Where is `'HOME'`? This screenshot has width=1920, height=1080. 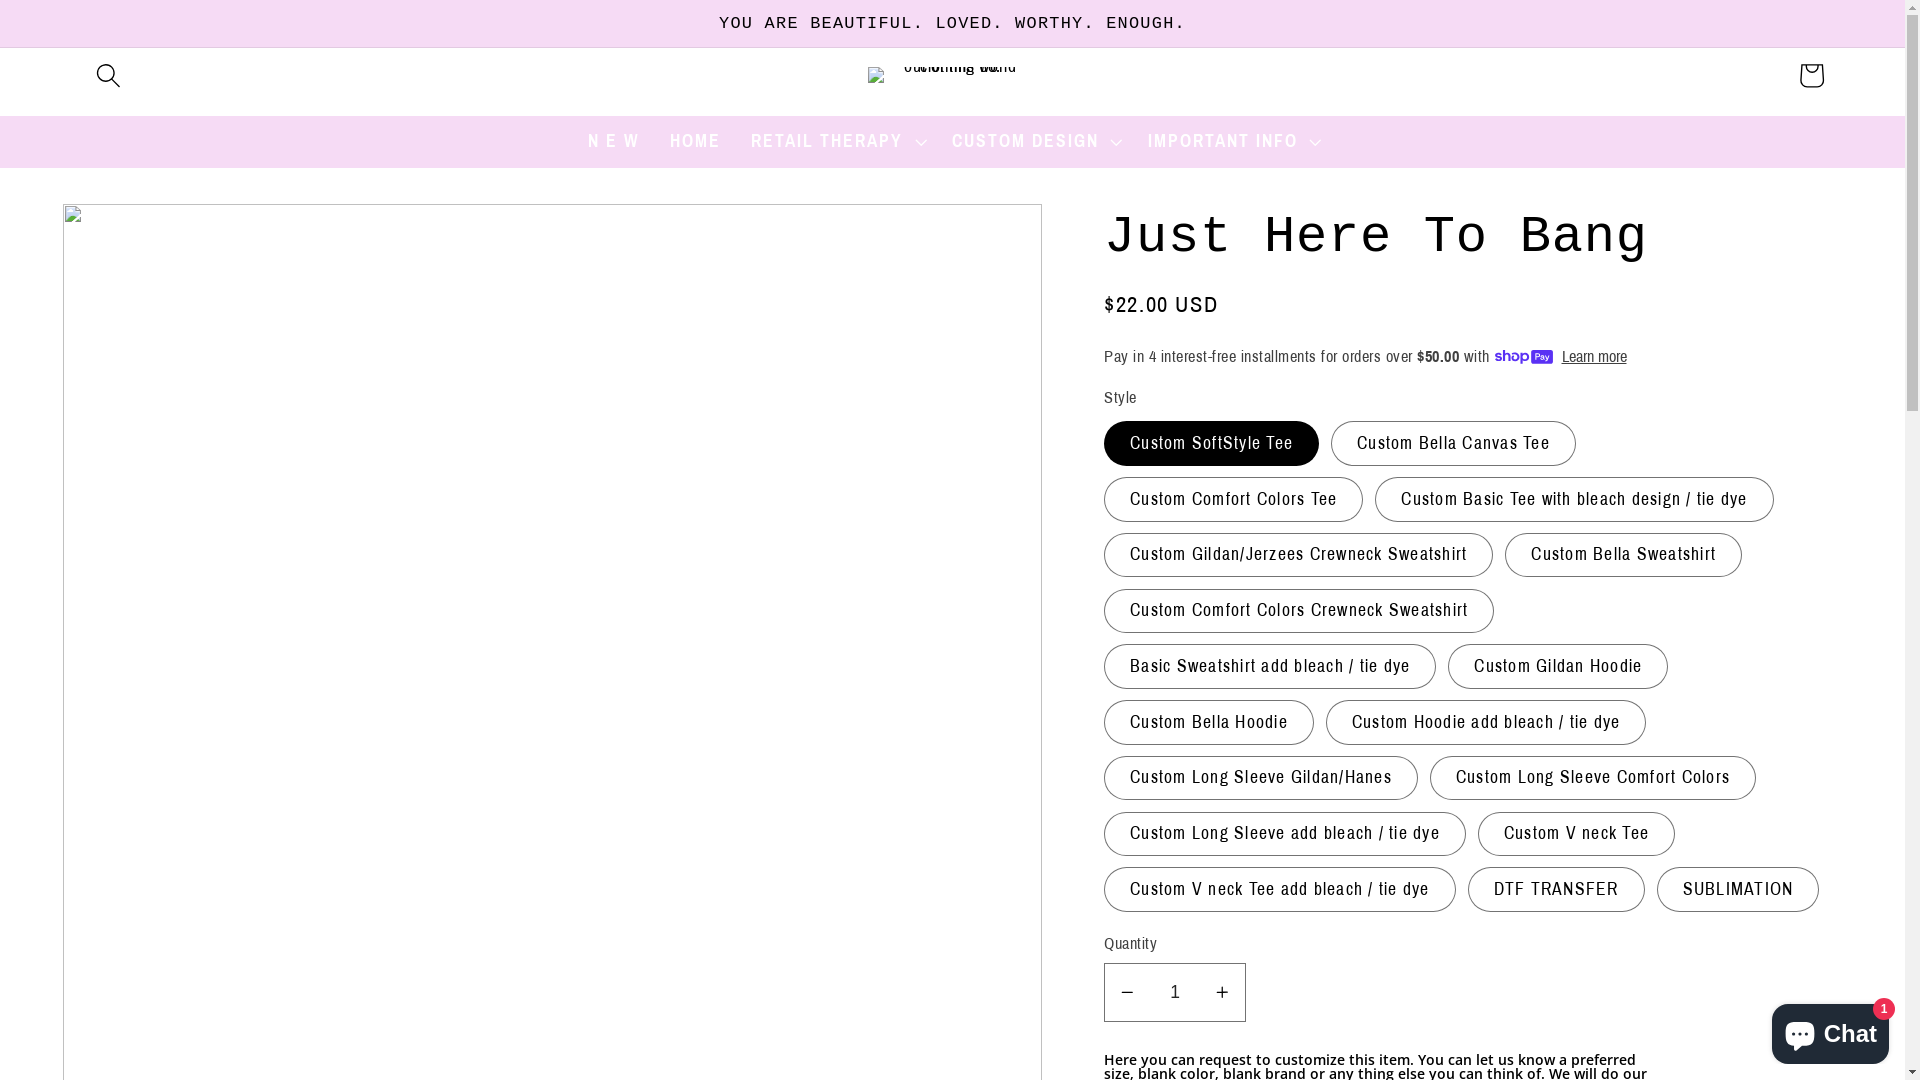
'HOME' is located at coordinates (695, 141).